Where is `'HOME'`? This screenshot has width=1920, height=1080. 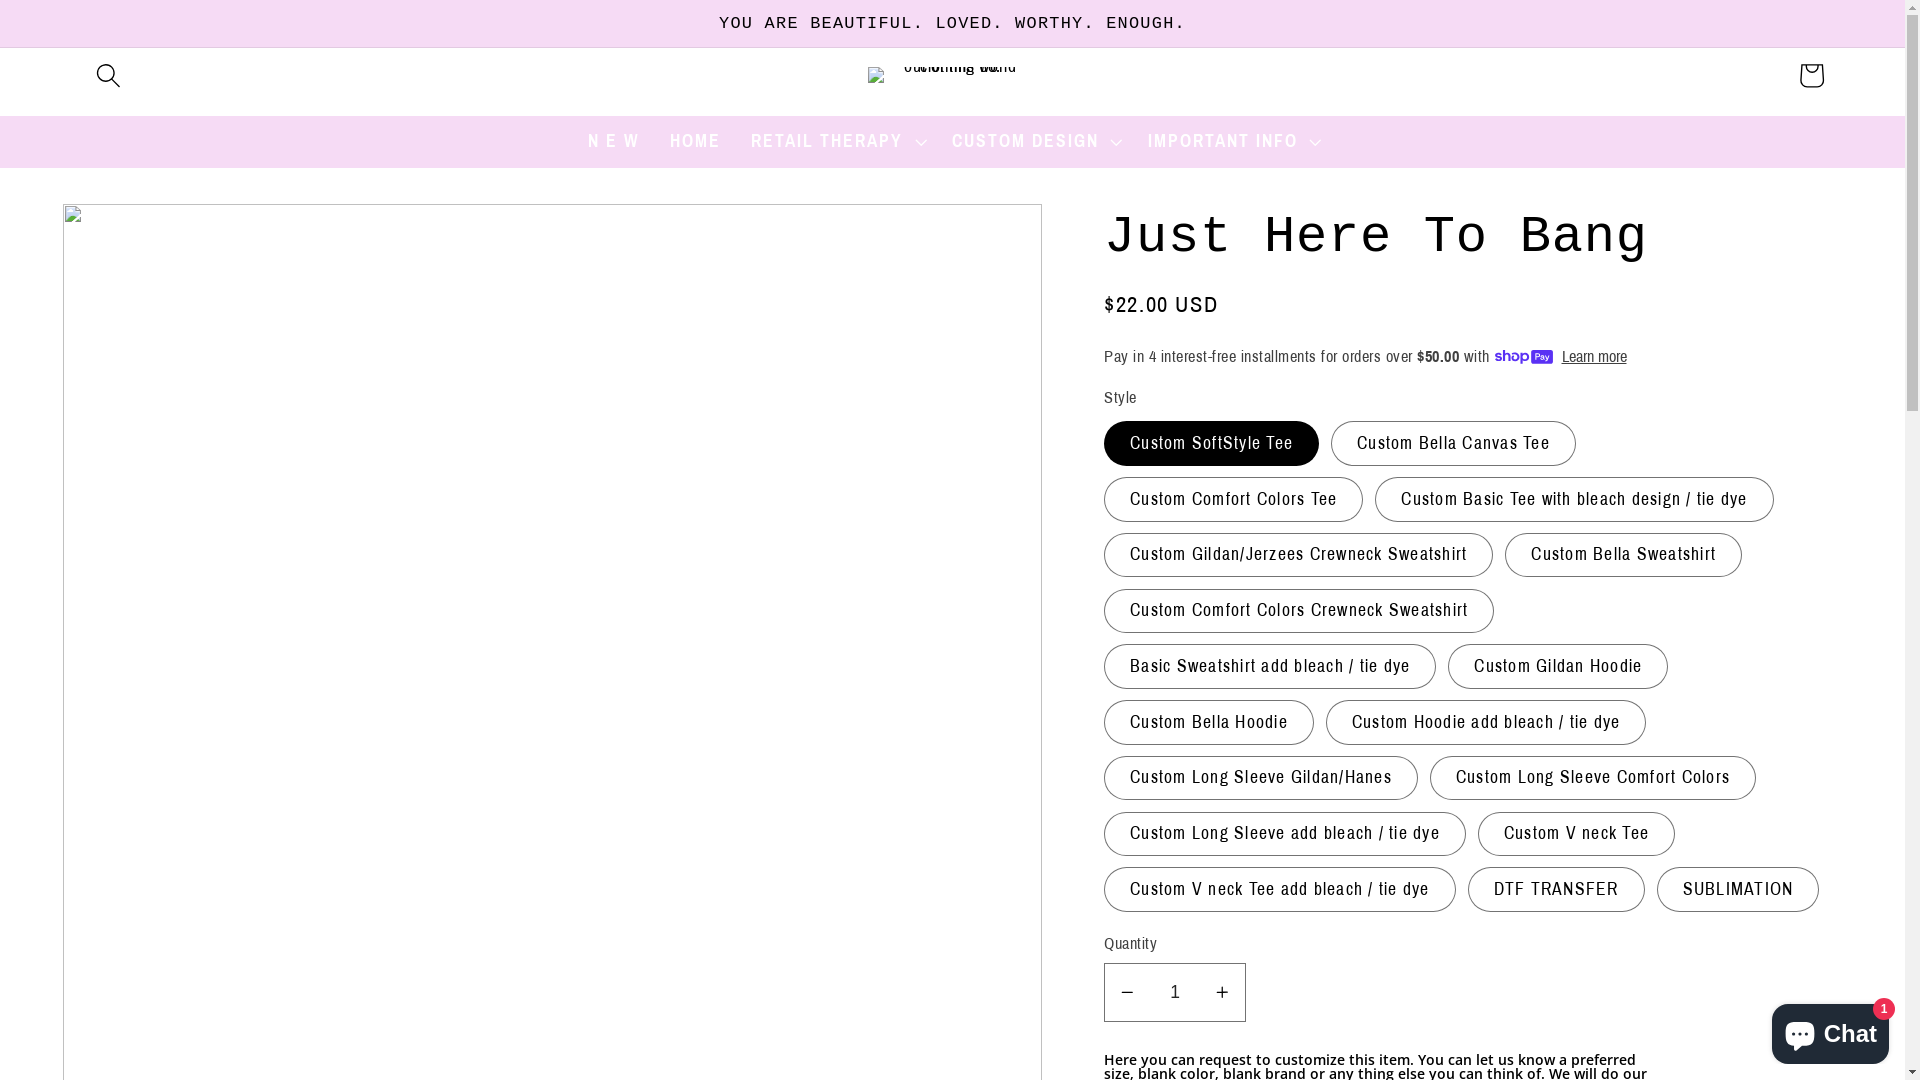
'HOME' is located at coordinates (695, 141).